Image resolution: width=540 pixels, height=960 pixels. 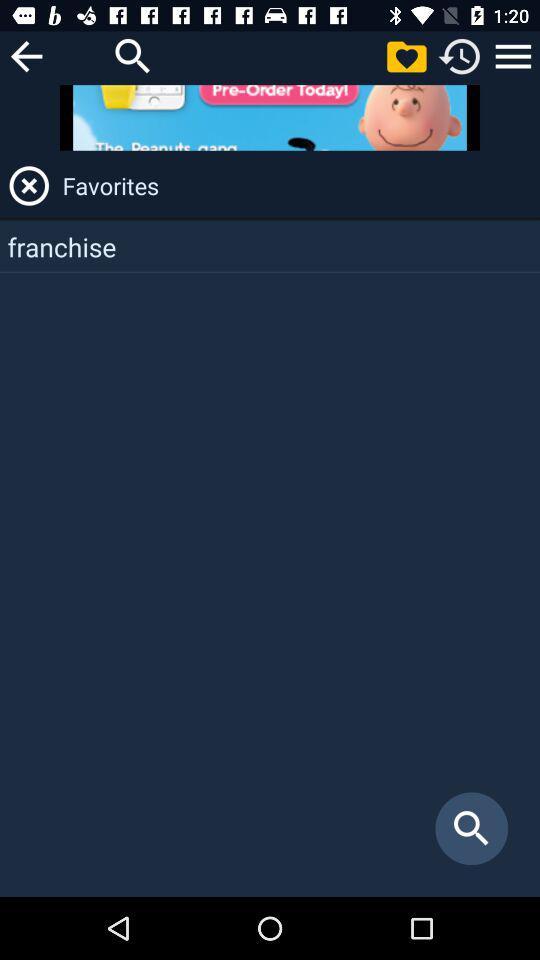 What do you see at coordinates (513, 55) in the screenshot?
I see `item above the favorites item` at bounding box center [513, 55].